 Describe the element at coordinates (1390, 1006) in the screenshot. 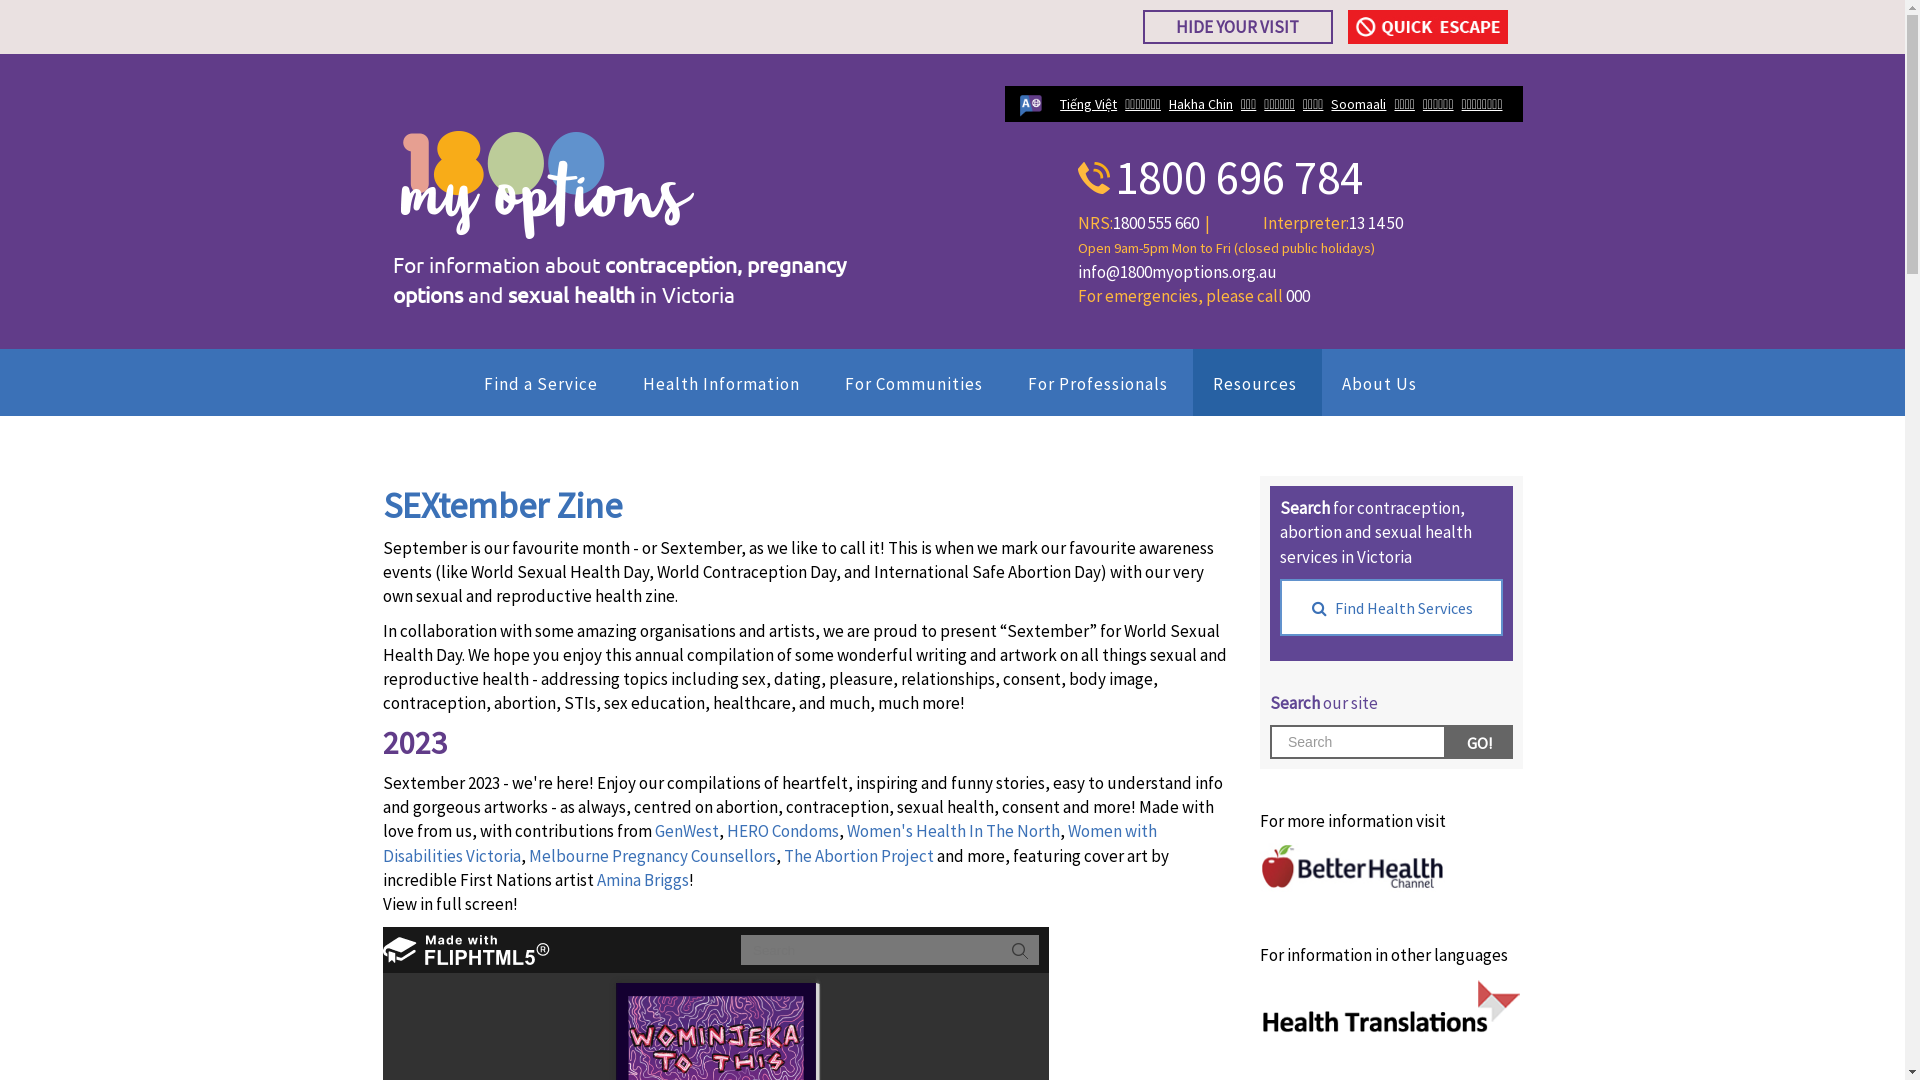

I see `'Health Translations'` at that location.